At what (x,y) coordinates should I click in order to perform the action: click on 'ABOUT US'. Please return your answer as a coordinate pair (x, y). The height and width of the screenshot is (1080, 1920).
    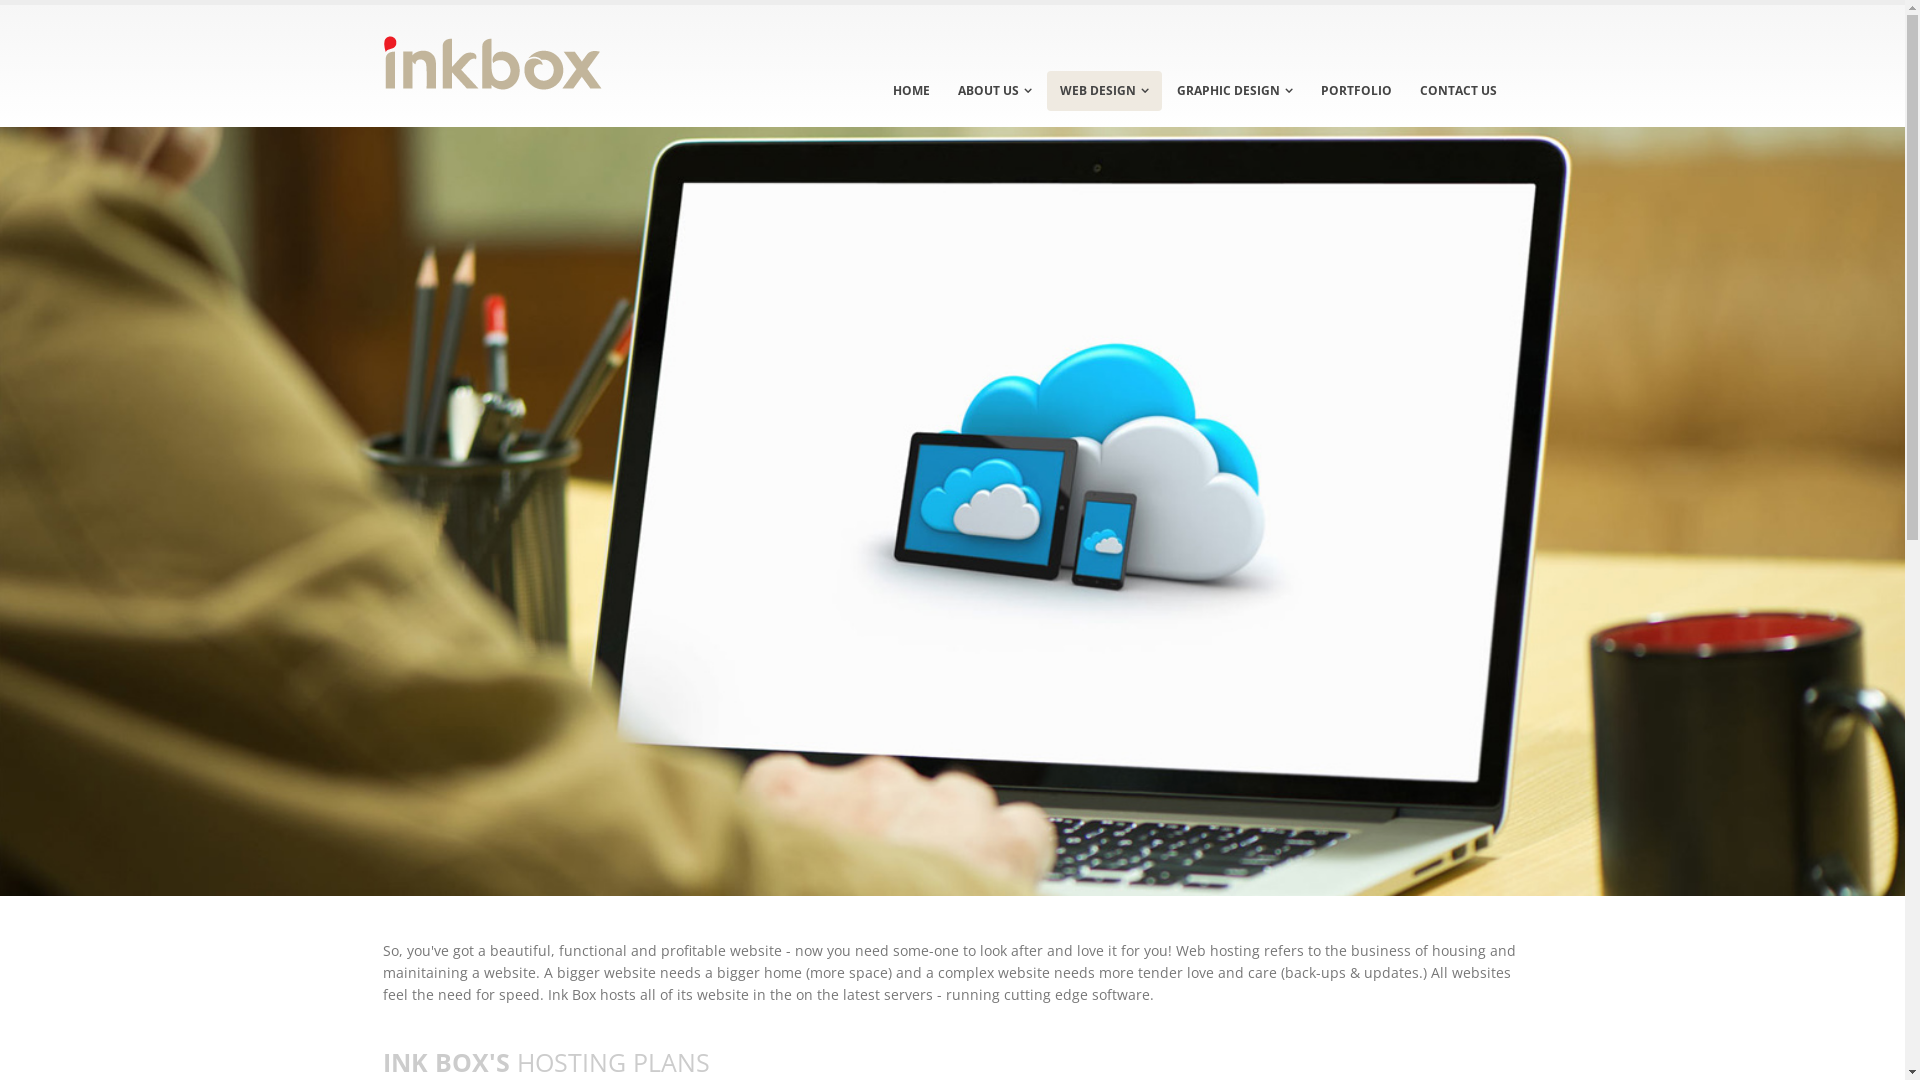
    Looking at the image, I should click on (993, 91).